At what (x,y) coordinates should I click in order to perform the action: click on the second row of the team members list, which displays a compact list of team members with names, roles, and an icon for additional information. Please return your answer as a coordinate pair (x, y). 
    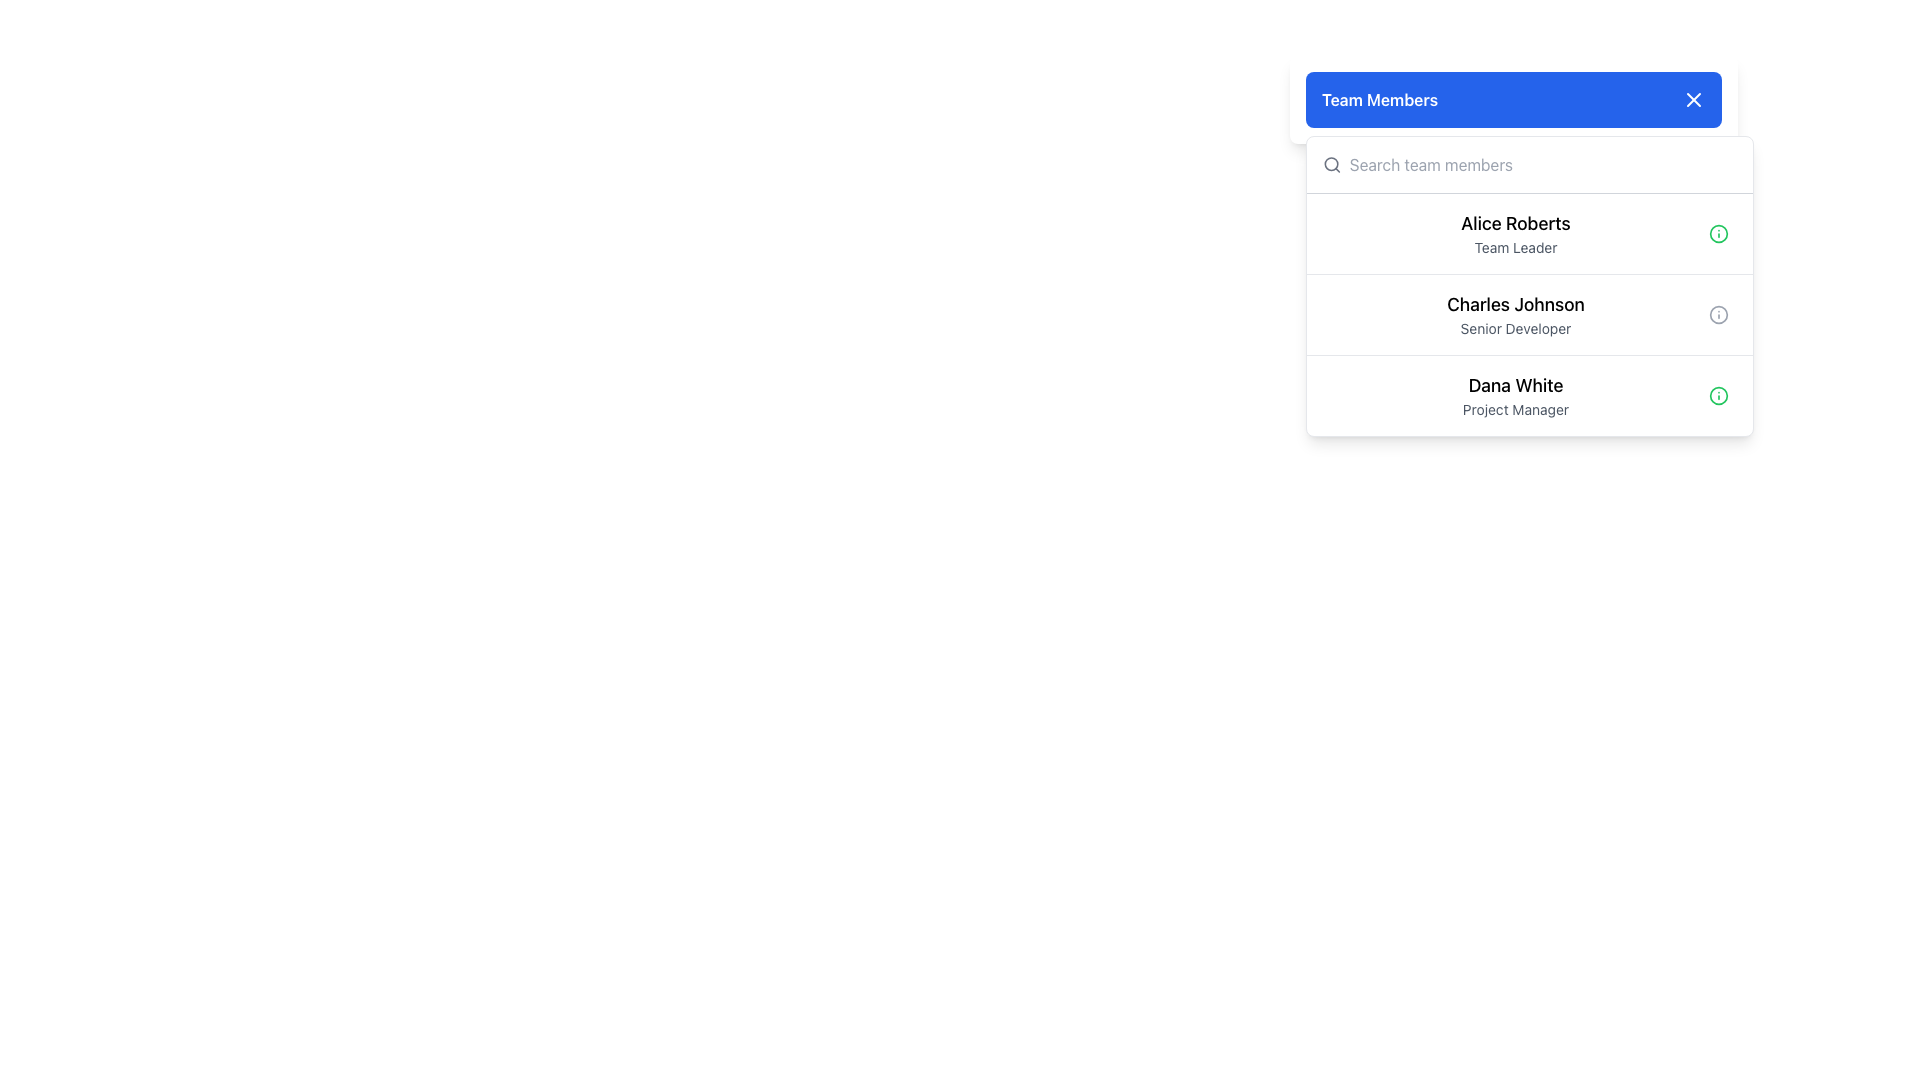
    Looking at the image, I should click on (1529, 286).